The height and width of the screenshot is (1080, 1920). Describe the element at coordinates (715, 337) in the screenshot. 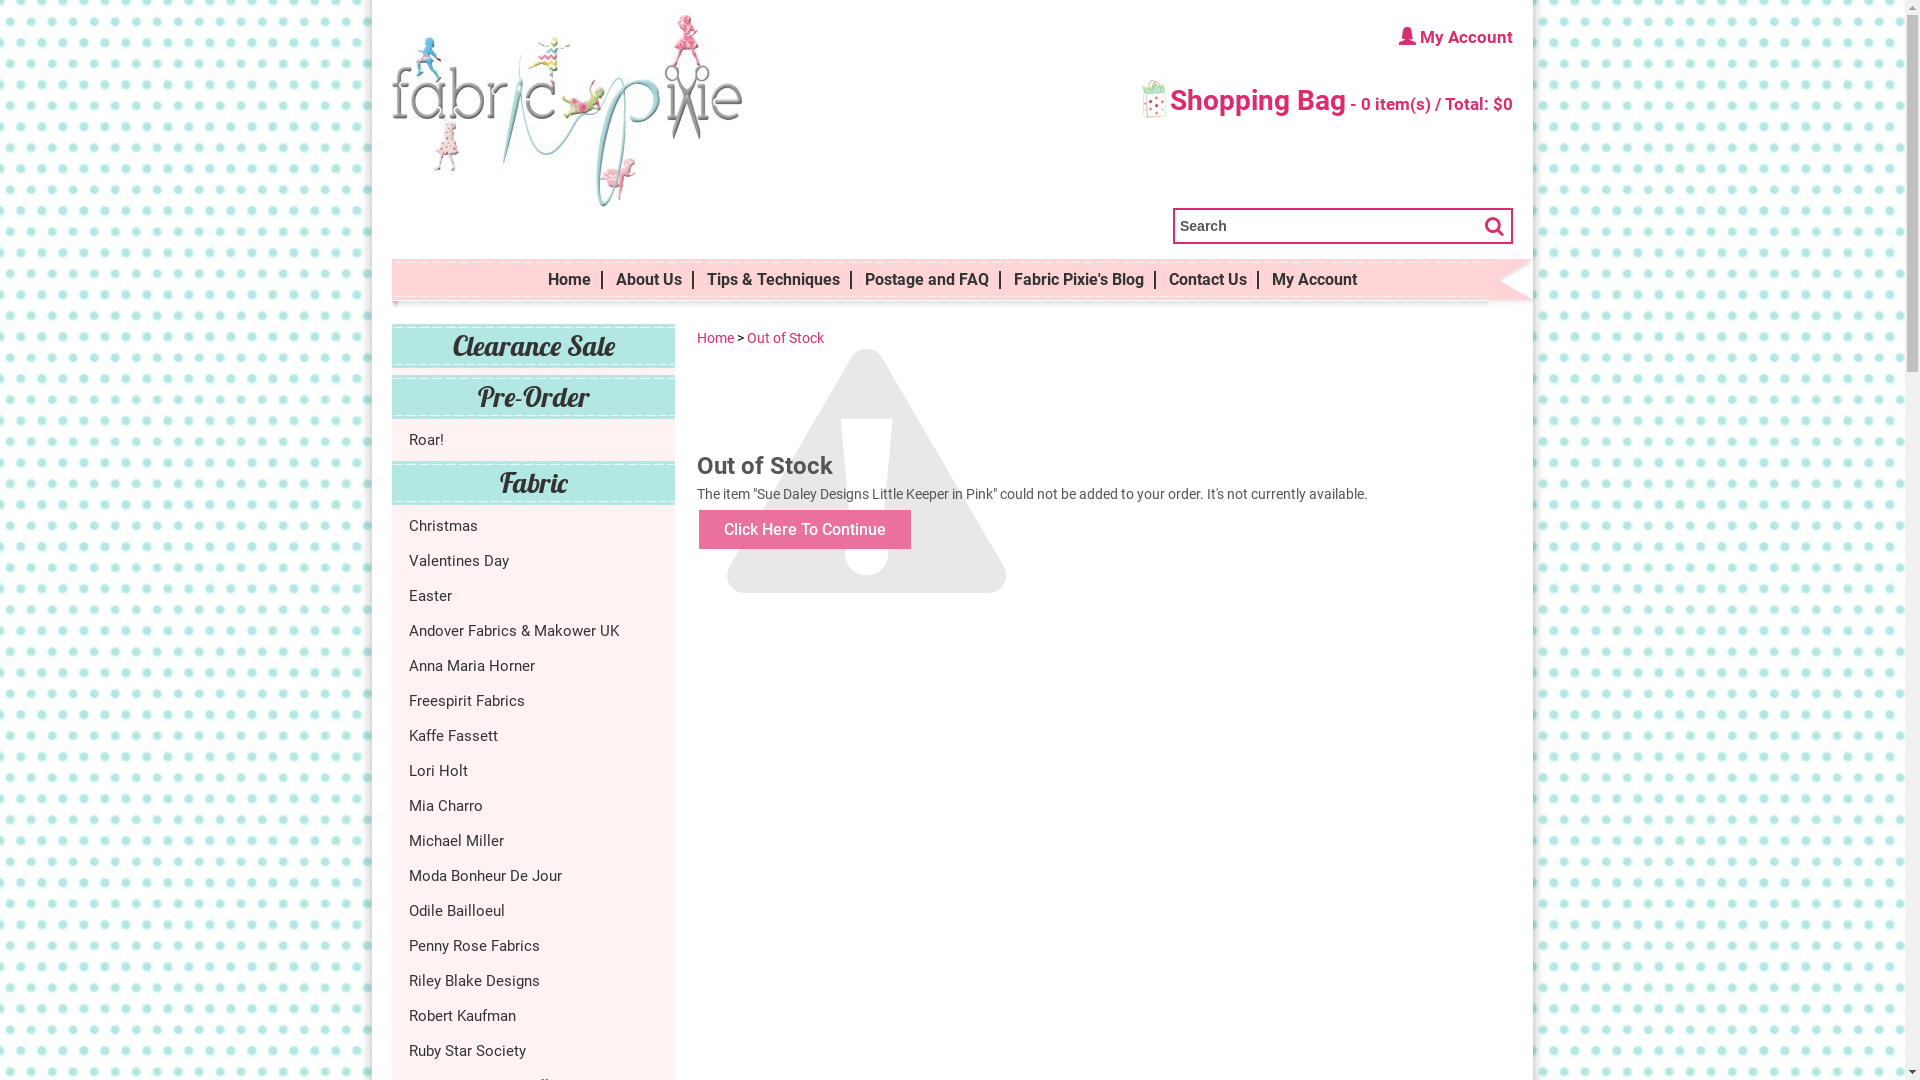

I see `'Home'` at that location.